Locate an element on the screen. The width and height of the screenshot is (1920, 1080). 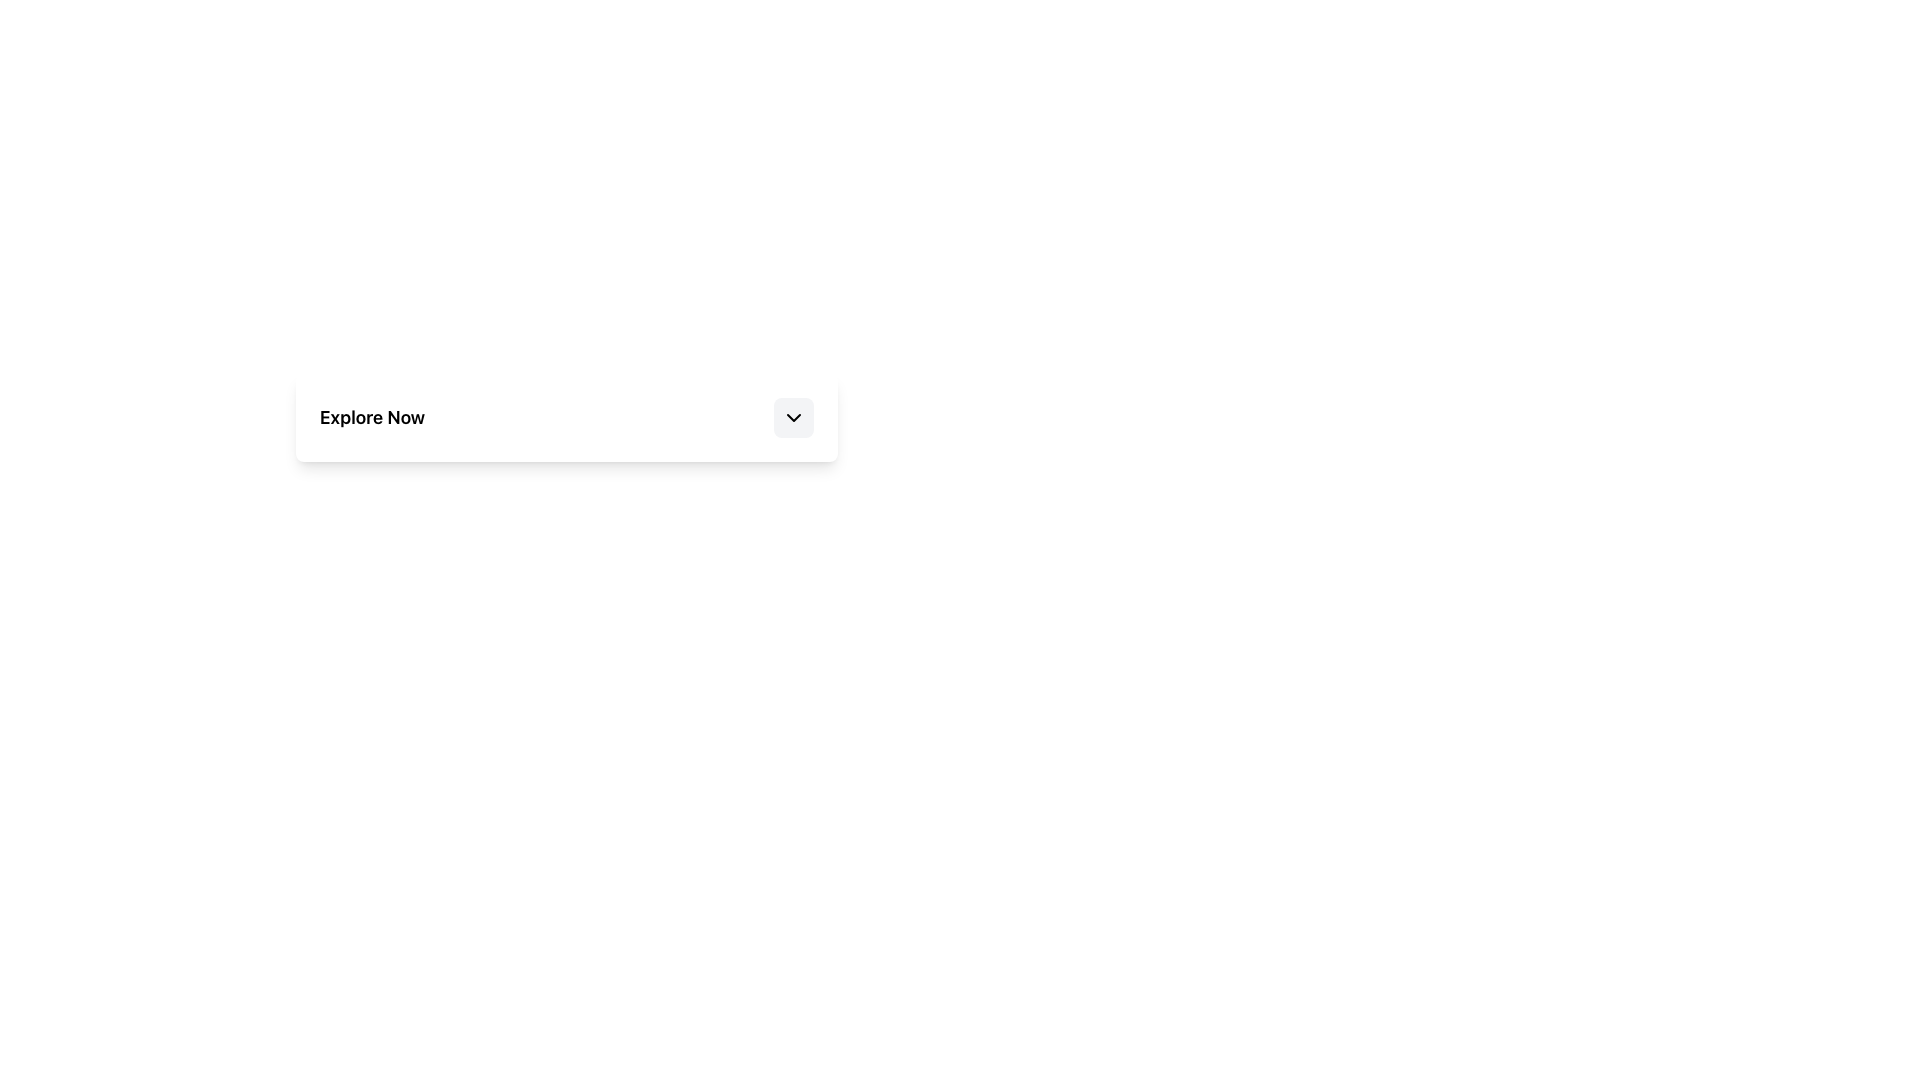
the small, square-shaped button with a gray background and a black downward-pointing chevron icon is located at coordinates (792, 416).